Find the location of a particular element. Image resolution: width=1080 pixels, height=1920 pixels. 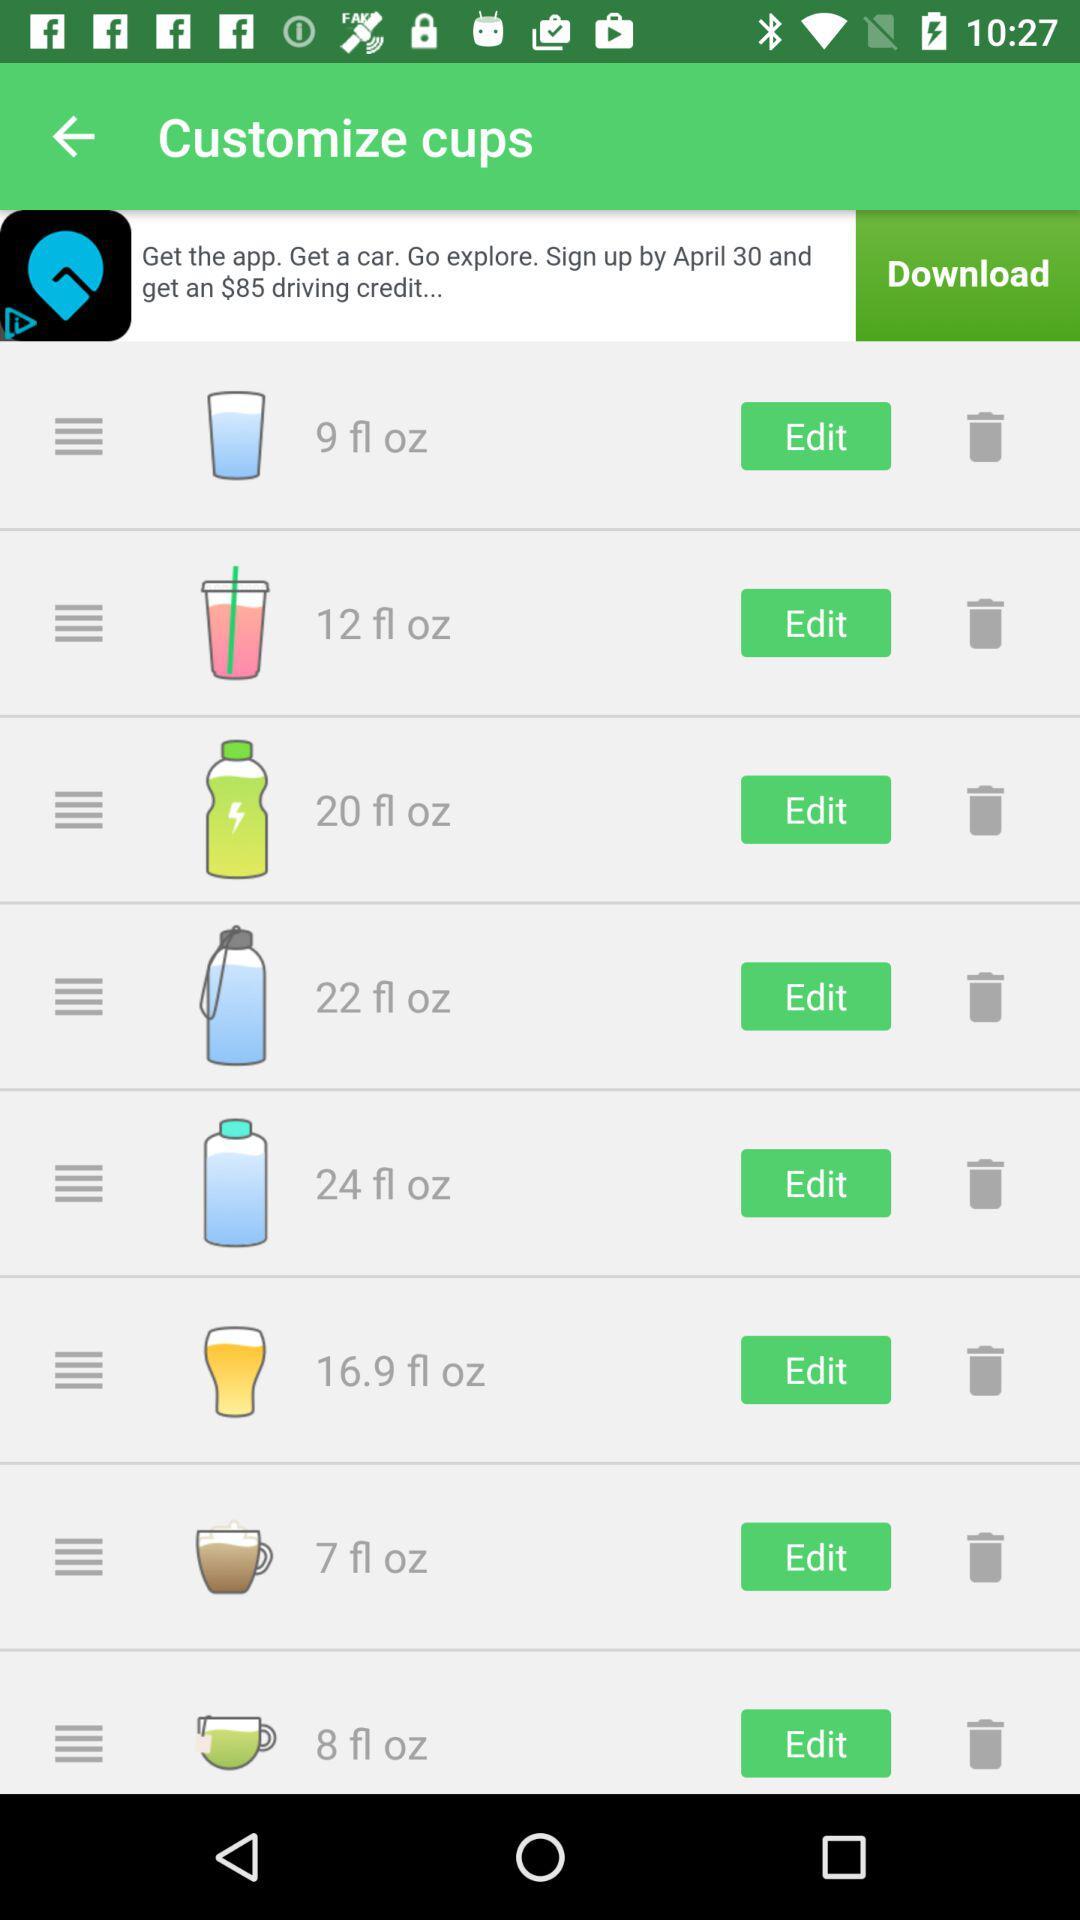

delete button is located at coordinates (984, 1742).